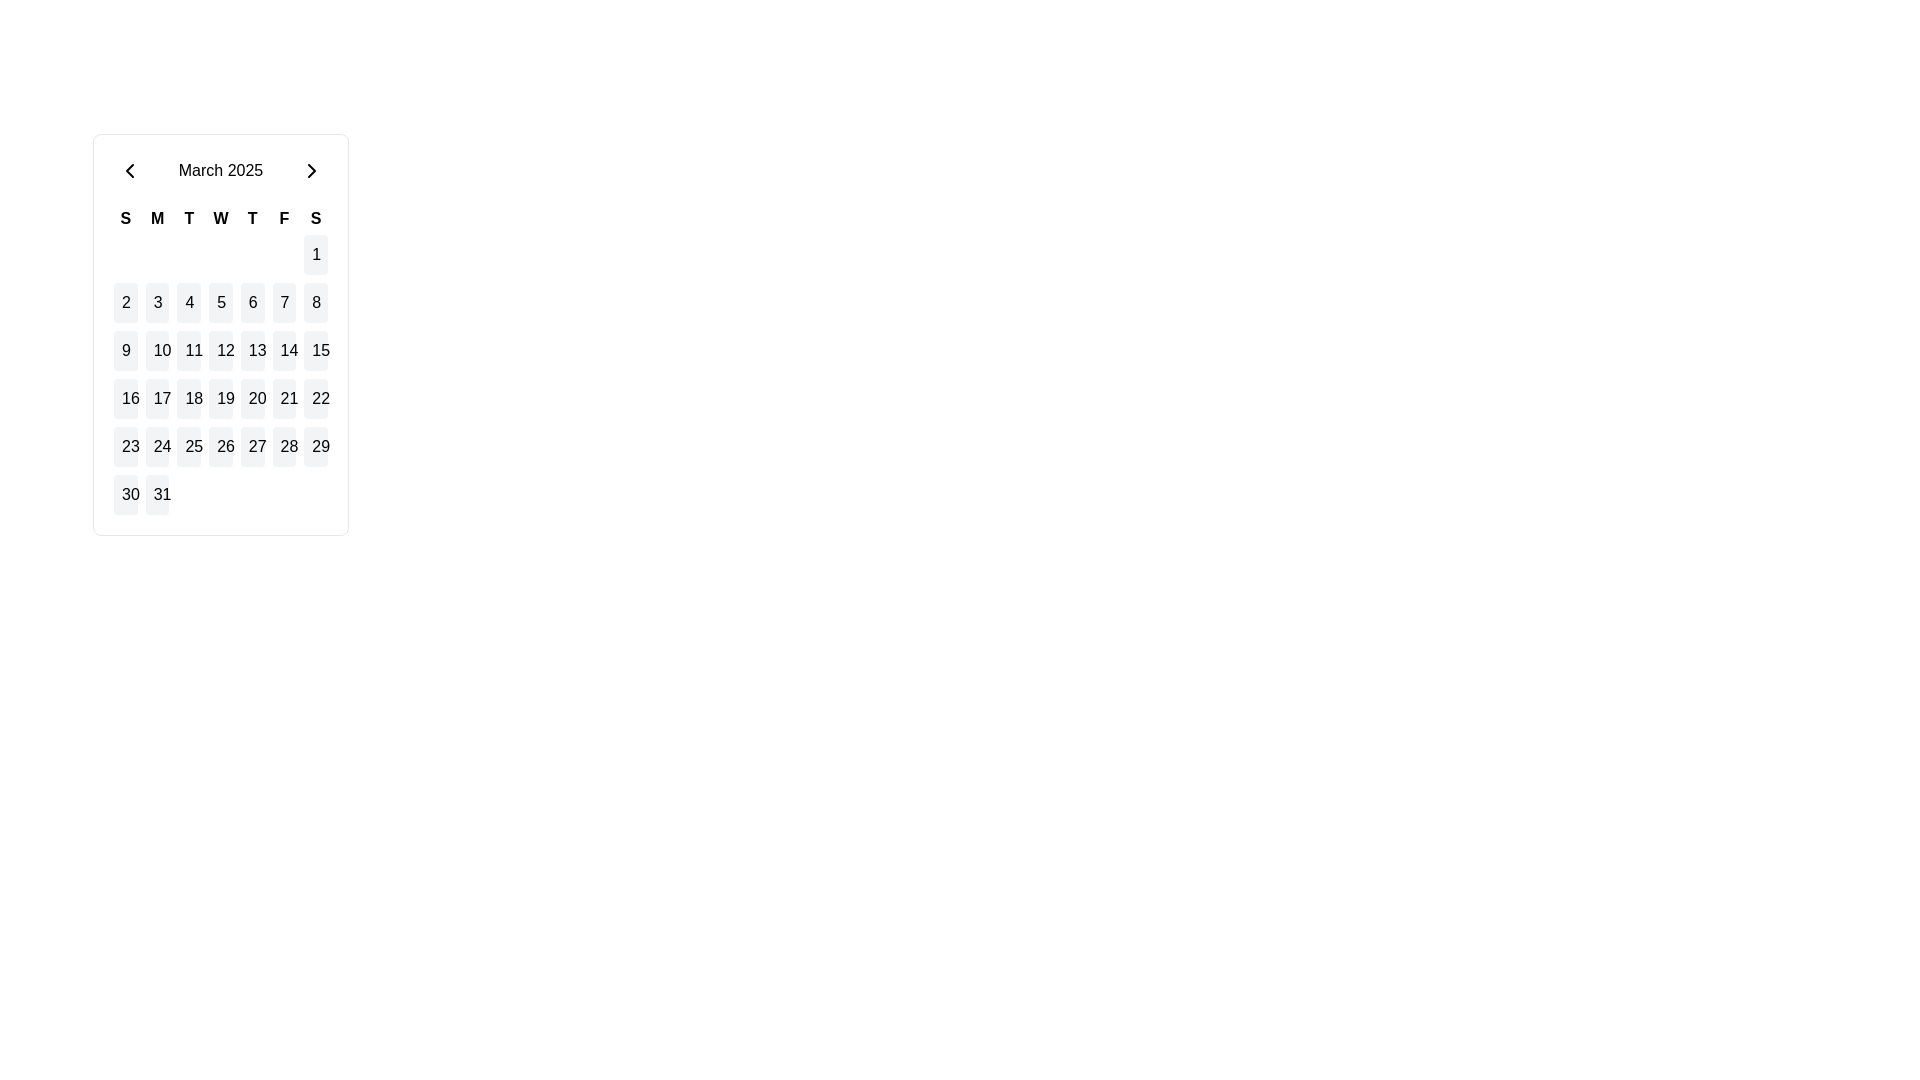 This screenshot has height=1080, width=1920. Describe the element at coordinates (315, 398) in the screenshot. I see `the button representing the date '22nd'` at that location.